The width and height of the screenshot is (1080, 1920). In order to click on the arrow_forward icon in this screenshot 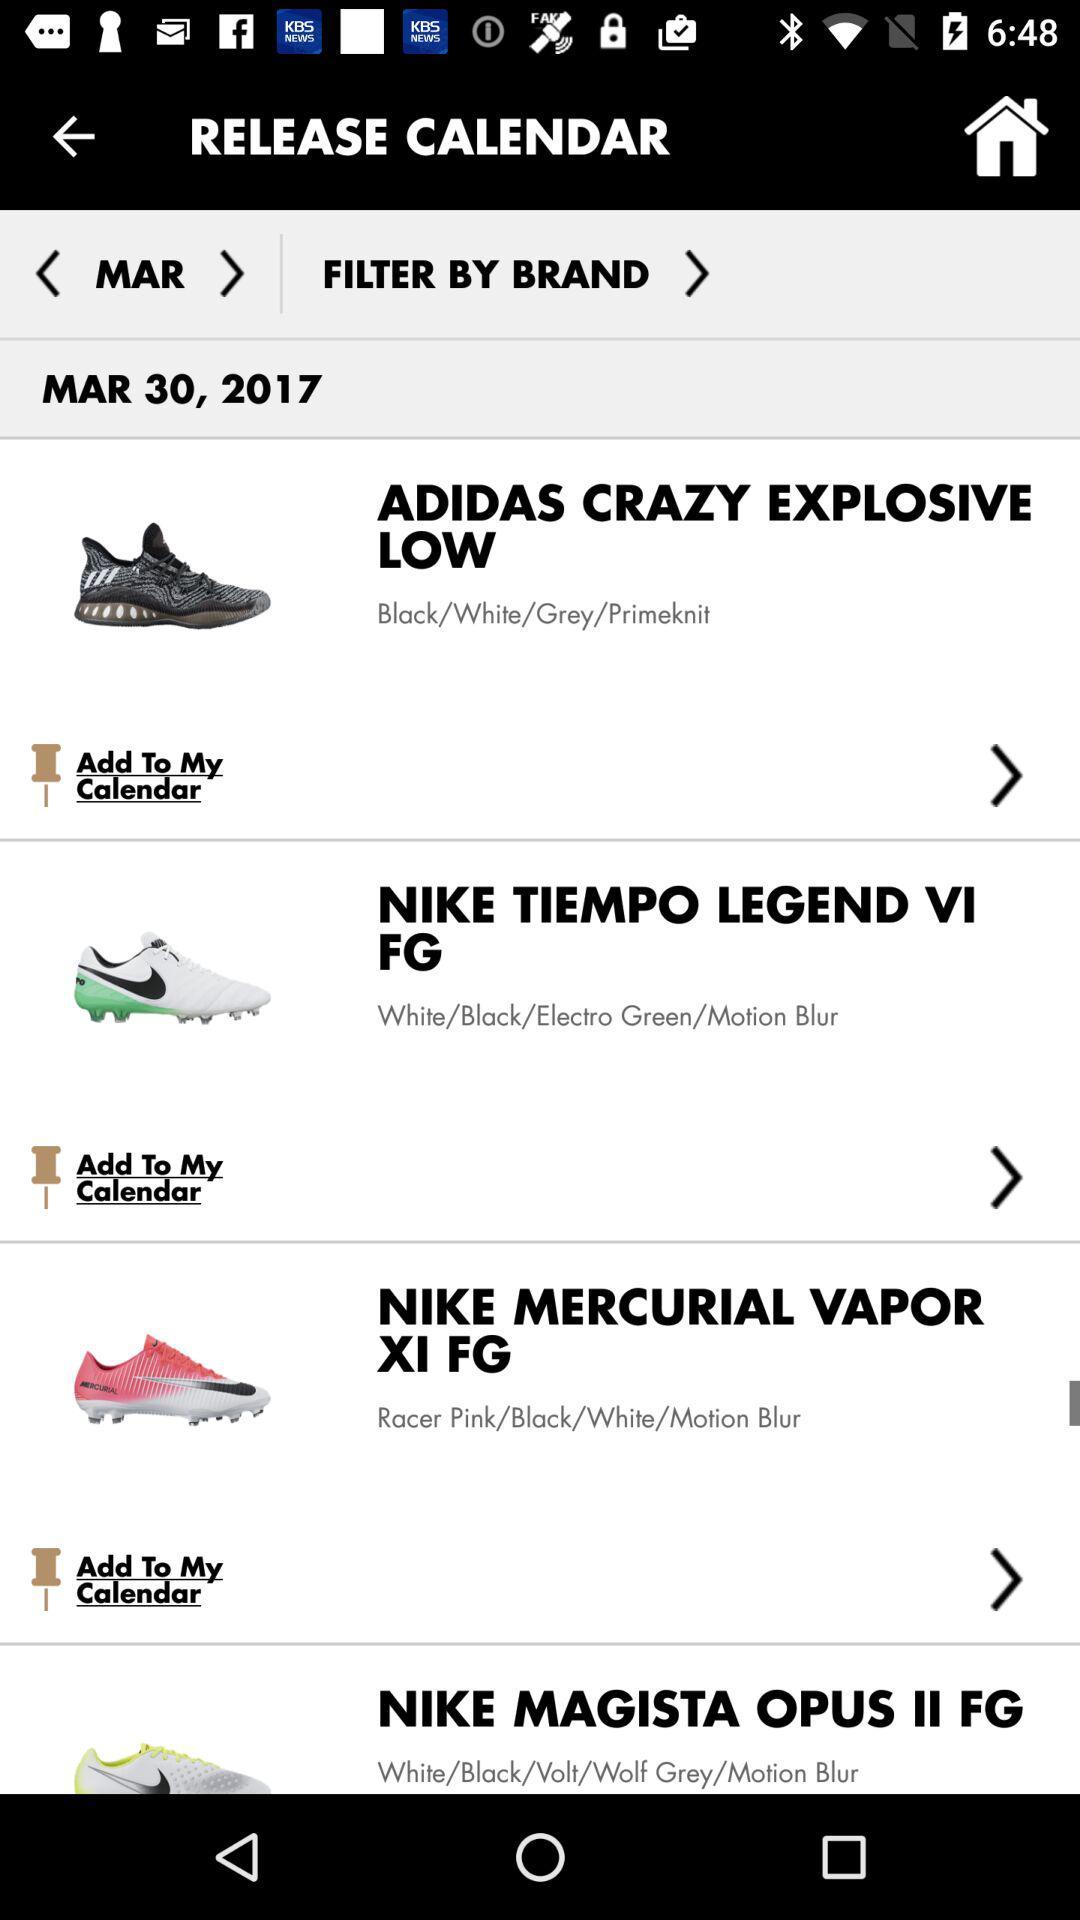, I will do `click(231, 272)`.